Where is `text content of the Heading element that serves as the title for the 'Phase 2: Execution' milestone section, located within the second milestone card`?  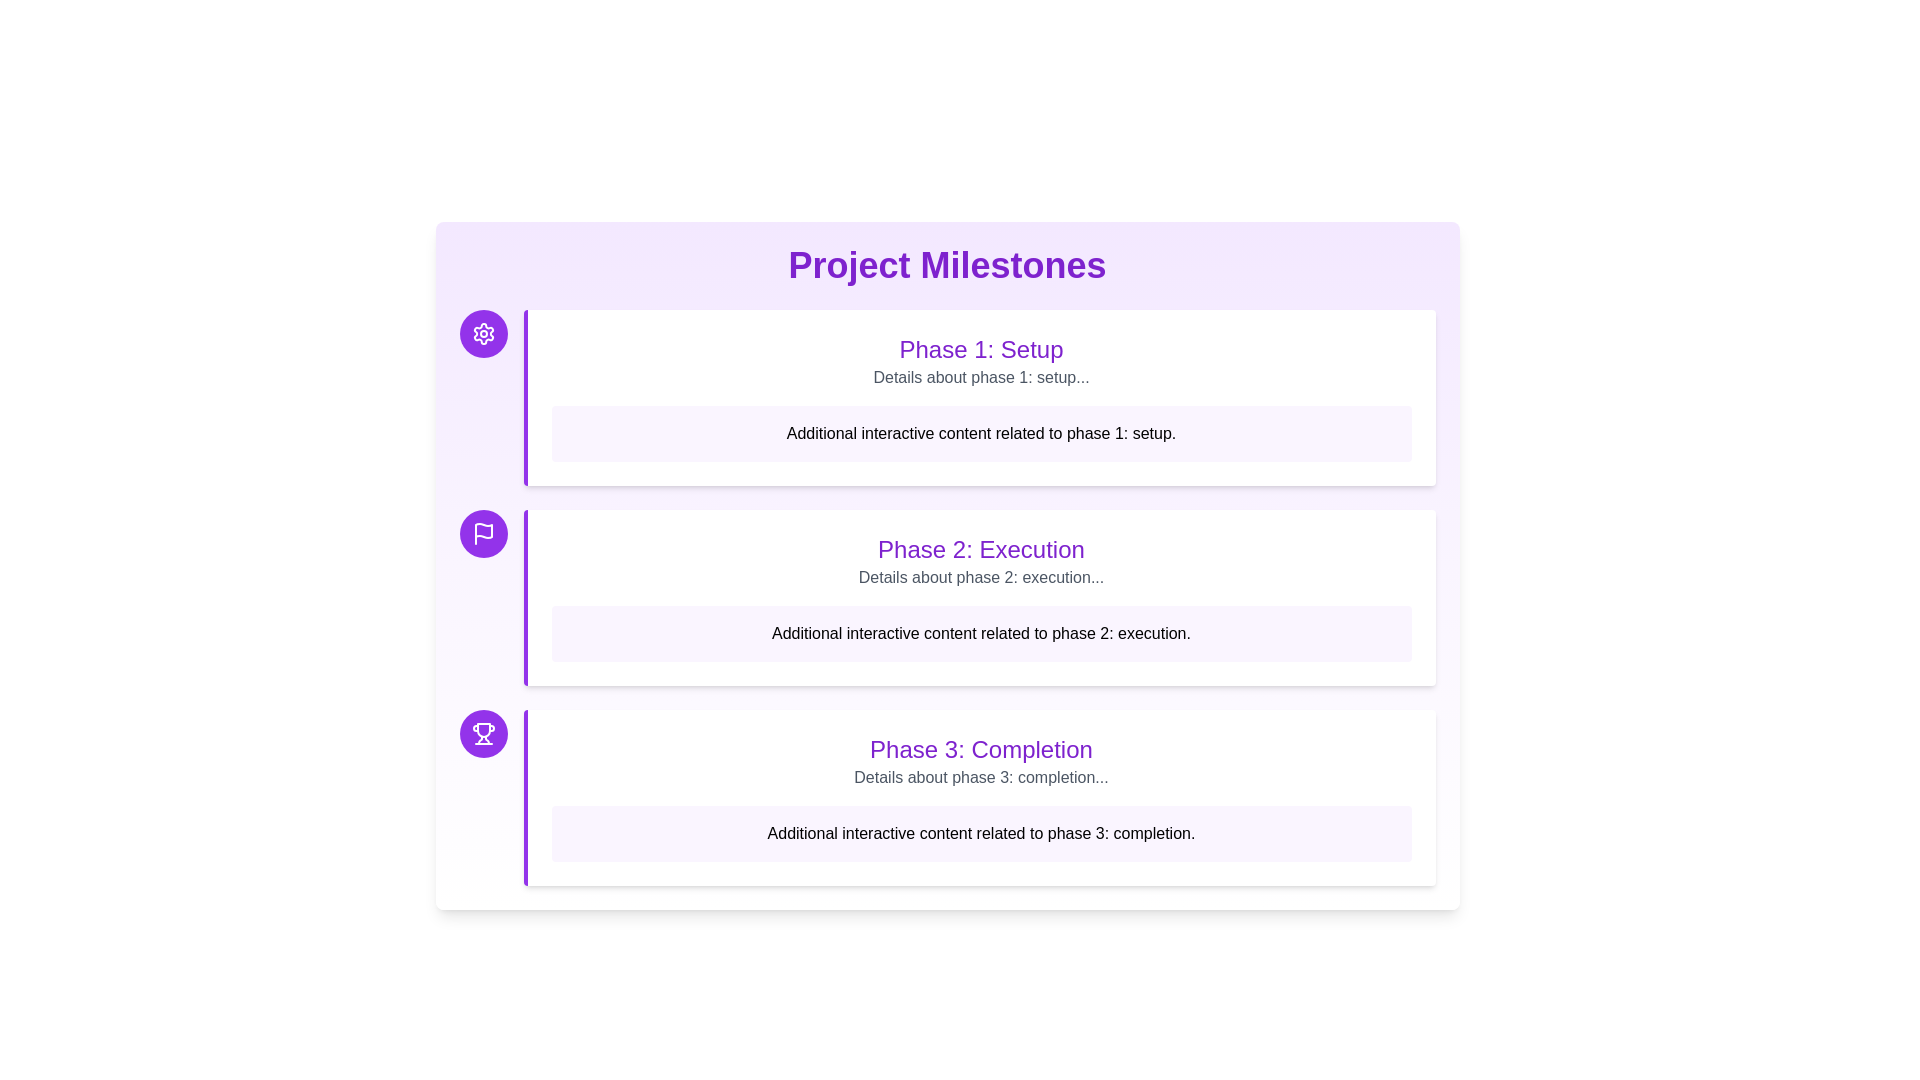
text content of the Heading element that serves as the title for the 'Phase 2: Execution' milestone section, located within the second milestone card is located at coordinates (981, 550).